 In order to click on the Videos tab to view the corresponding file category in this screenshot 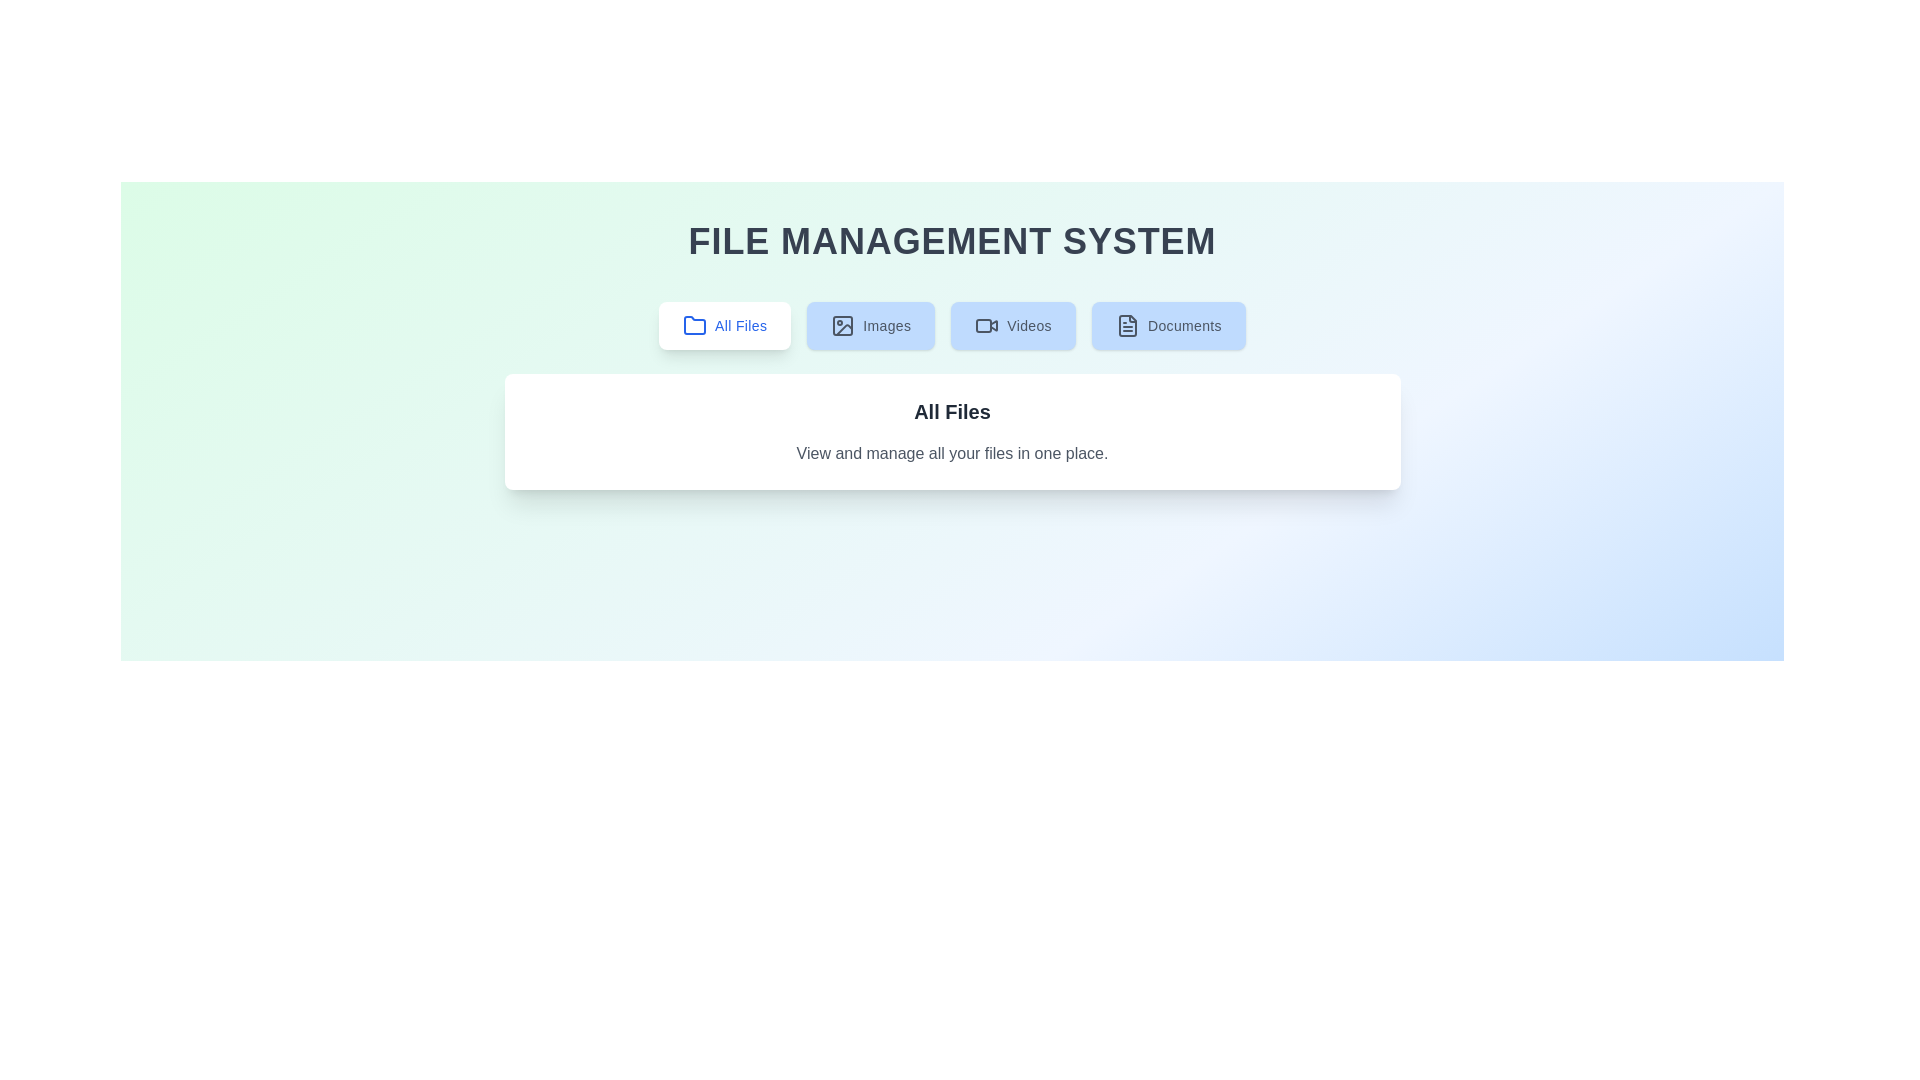, I will do `click(1012, 325)`.